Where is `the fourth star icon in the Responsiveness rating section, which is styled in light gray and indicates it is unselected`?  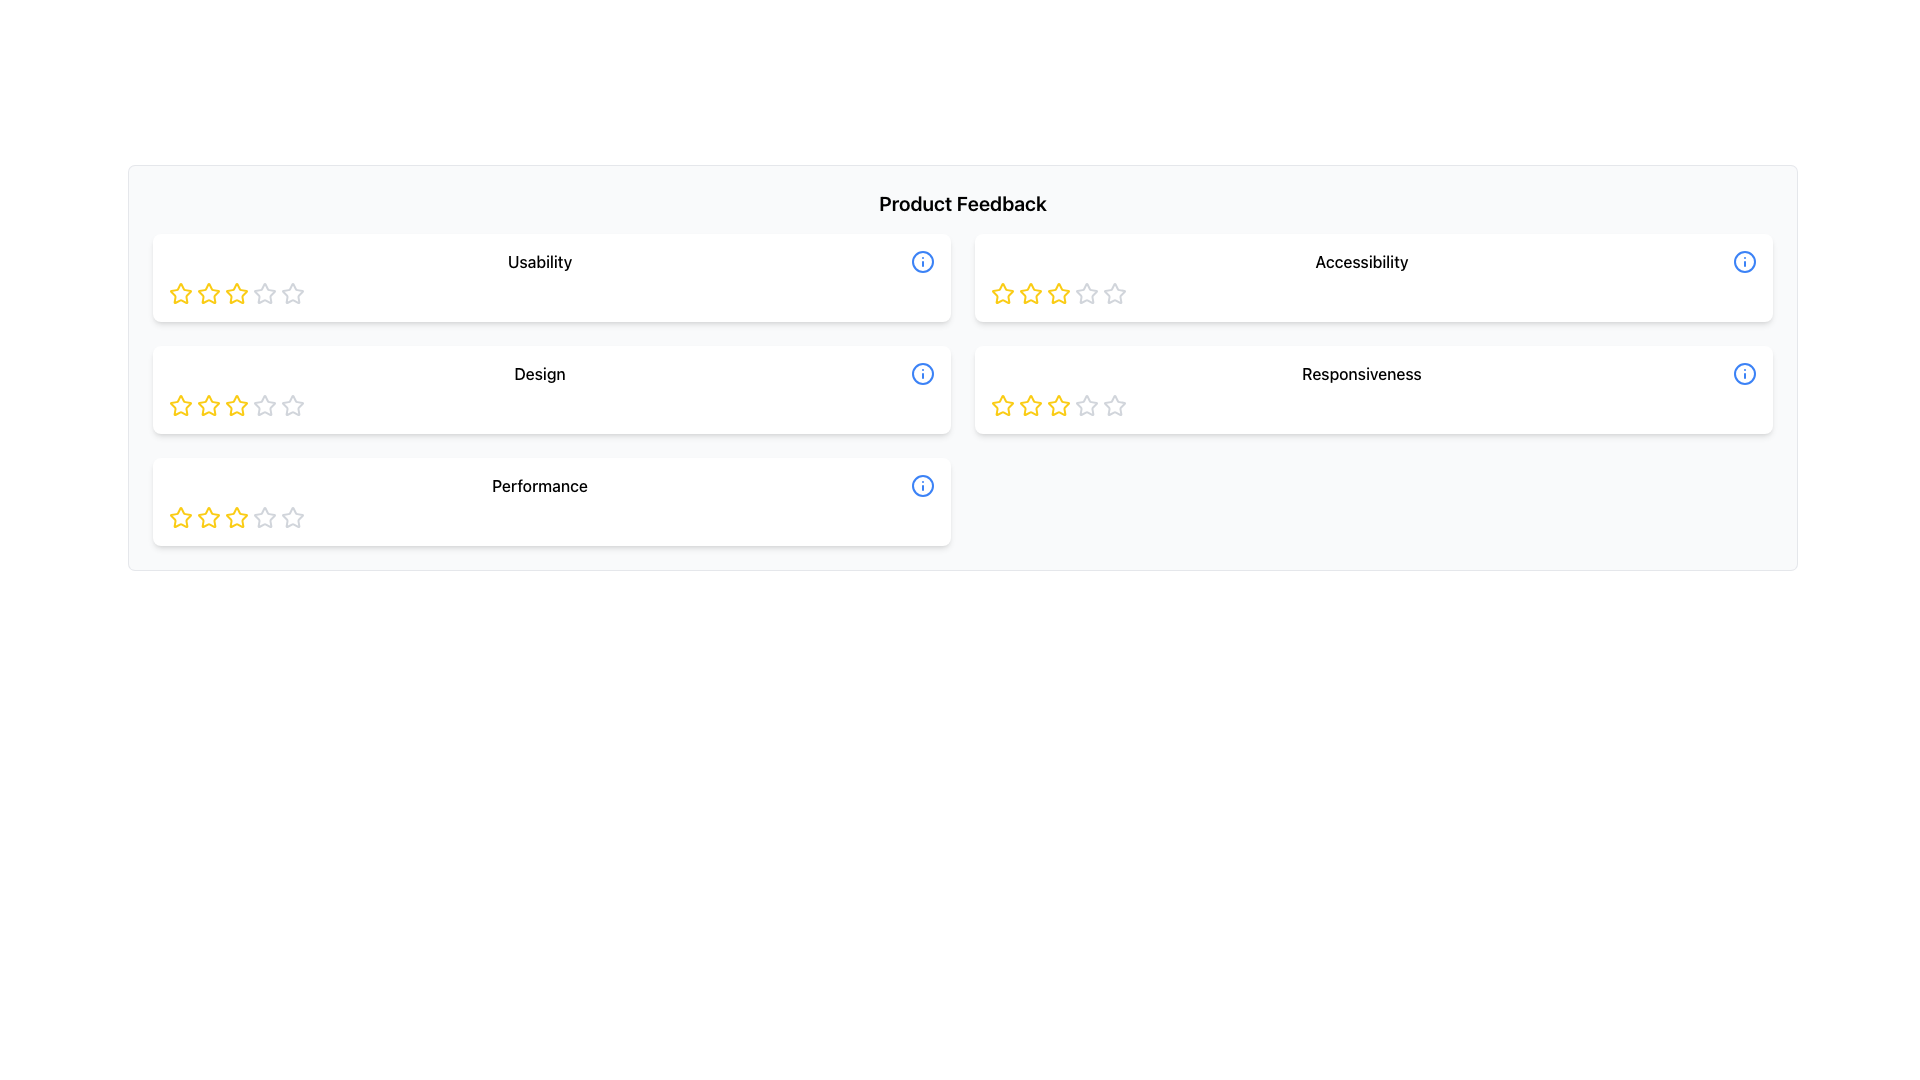
the fourth star icon in the Responsiveness rating section, which is styled in light gray and indicates it is unselected is located at coordinates (1085, 405).